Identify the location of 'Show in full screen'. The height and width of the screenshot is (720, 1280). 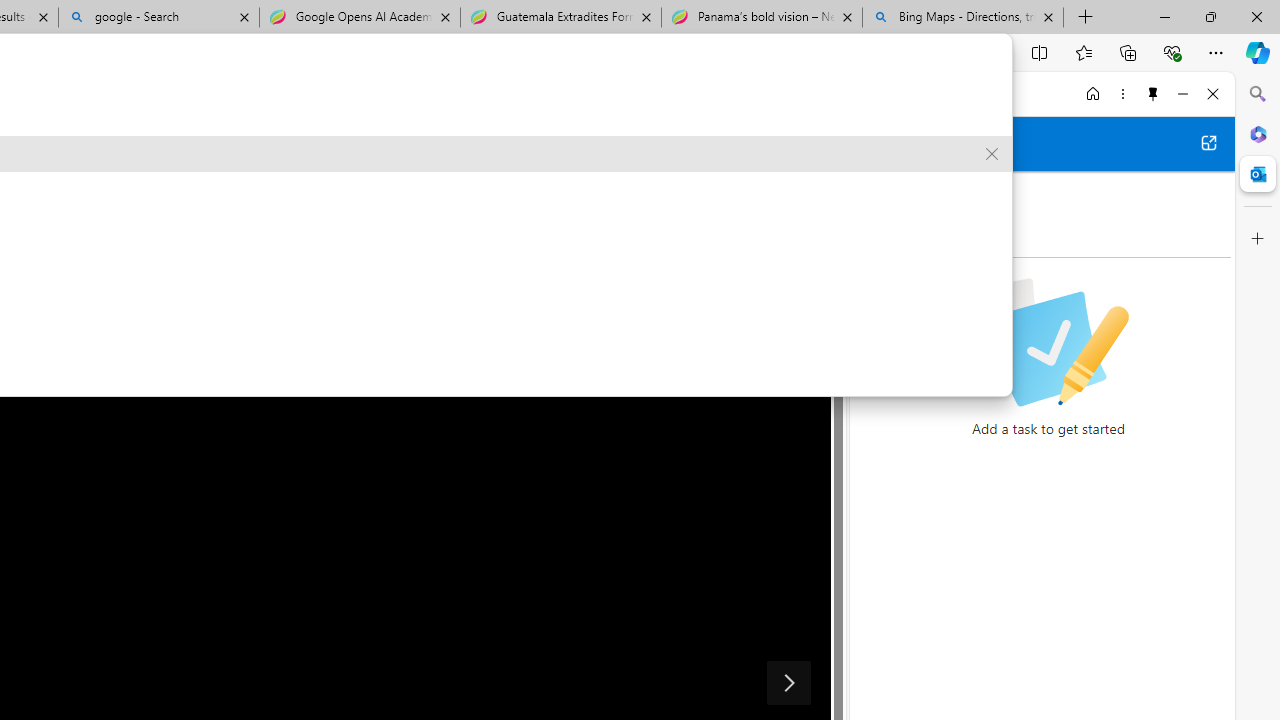
(800, 143).